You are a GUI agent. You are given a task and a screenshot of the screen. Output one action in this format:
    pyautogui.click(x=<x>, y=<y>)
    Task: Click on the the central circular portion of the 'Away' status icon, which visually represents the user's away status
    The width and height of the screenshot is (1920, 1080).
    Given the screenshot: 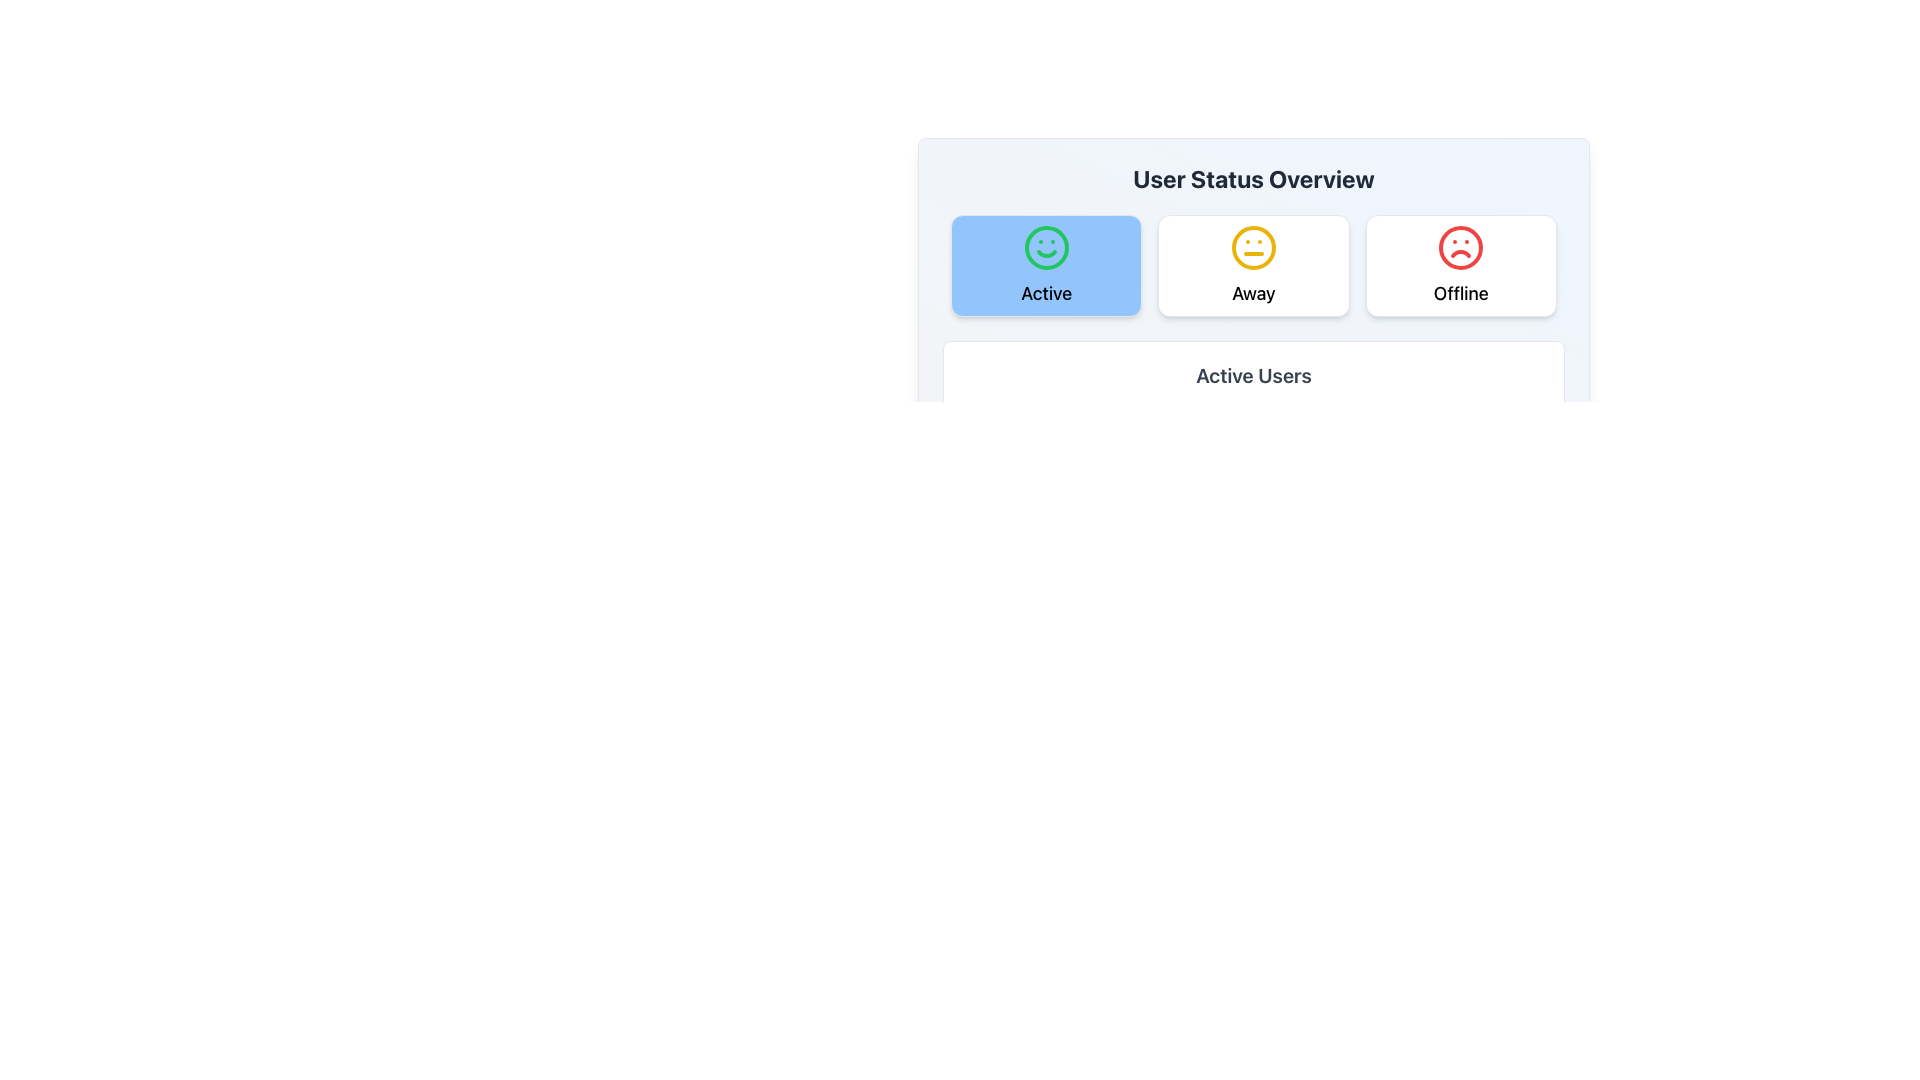 What is the action you would take?
    pyautogui.click(x=1252, y=246)
    